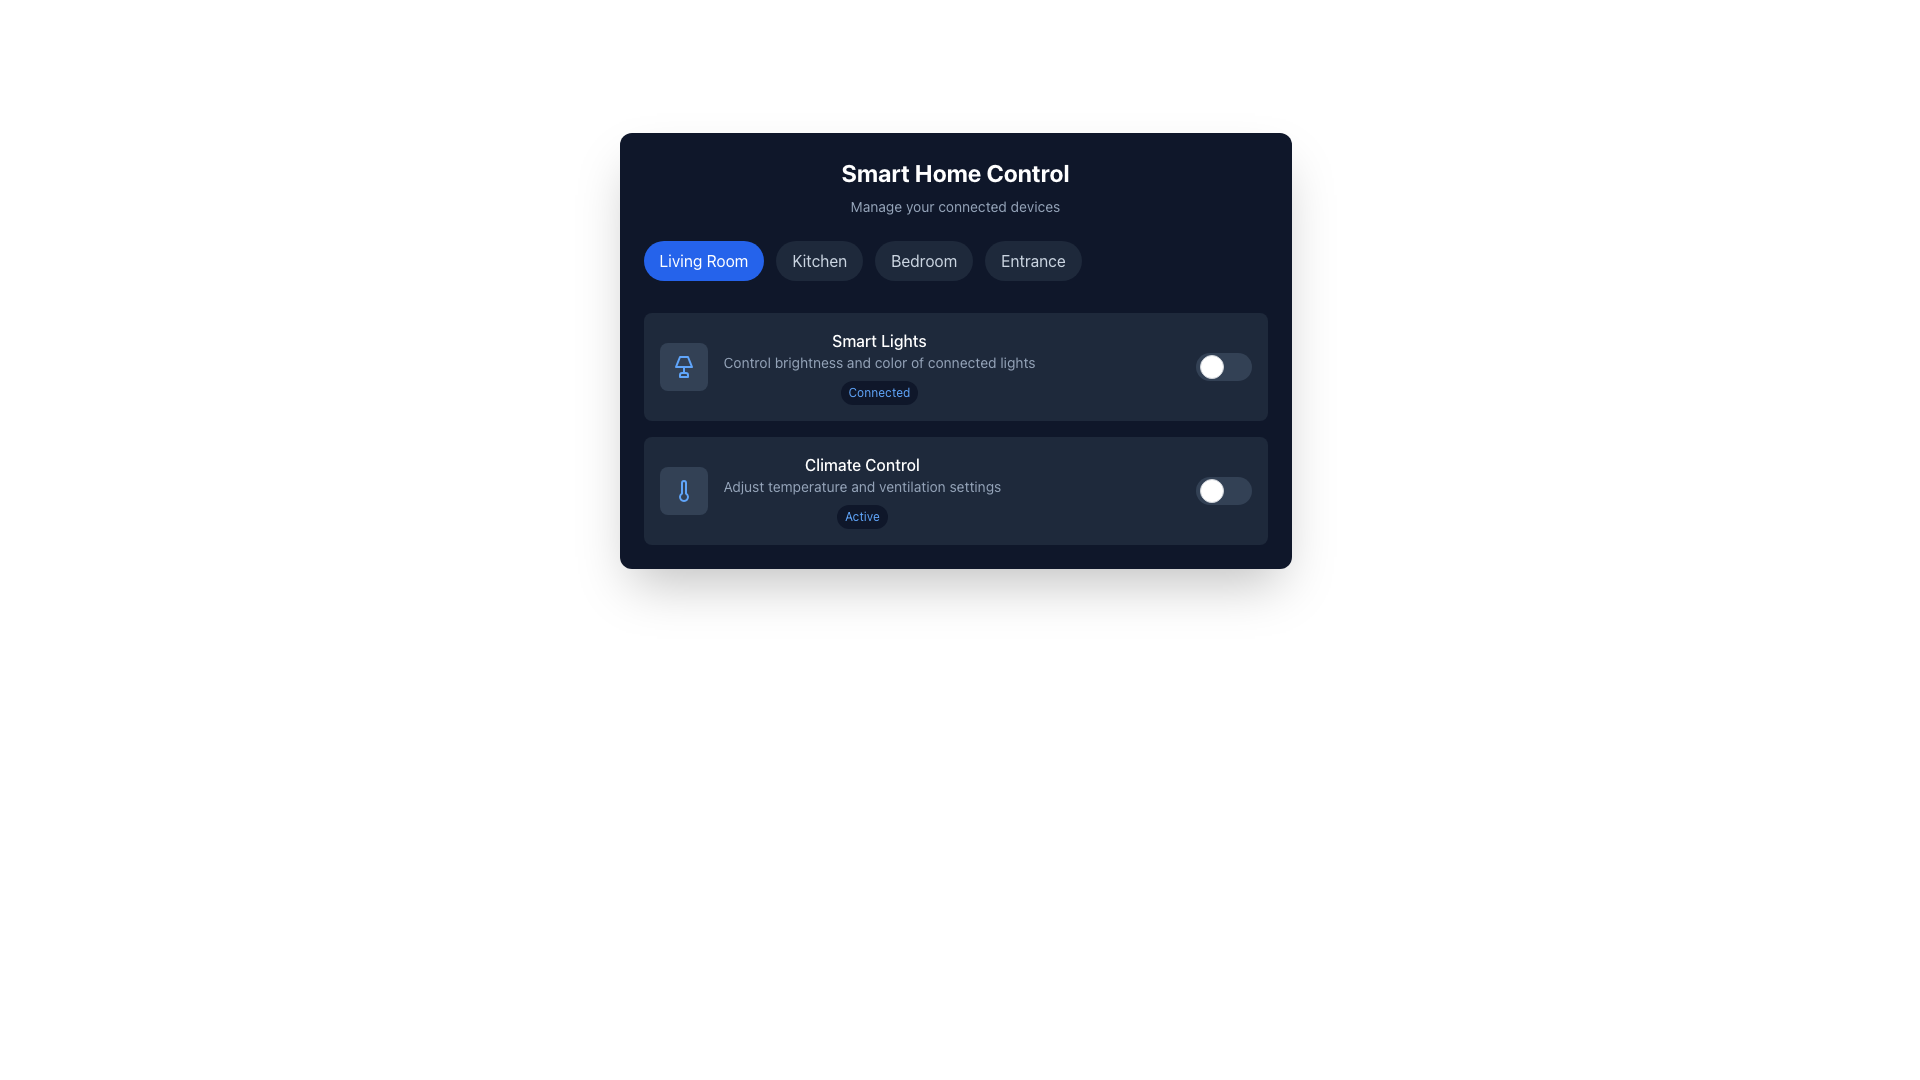 This screenshot has width=1920, height=1080. Describe the element at coordinates (954, 207) in the screenshot. I see `the Text Label displaying 'Manage your connected devices.' which is located below the 'Smart Home Control' title heading in the dark blue background interface` at that location.